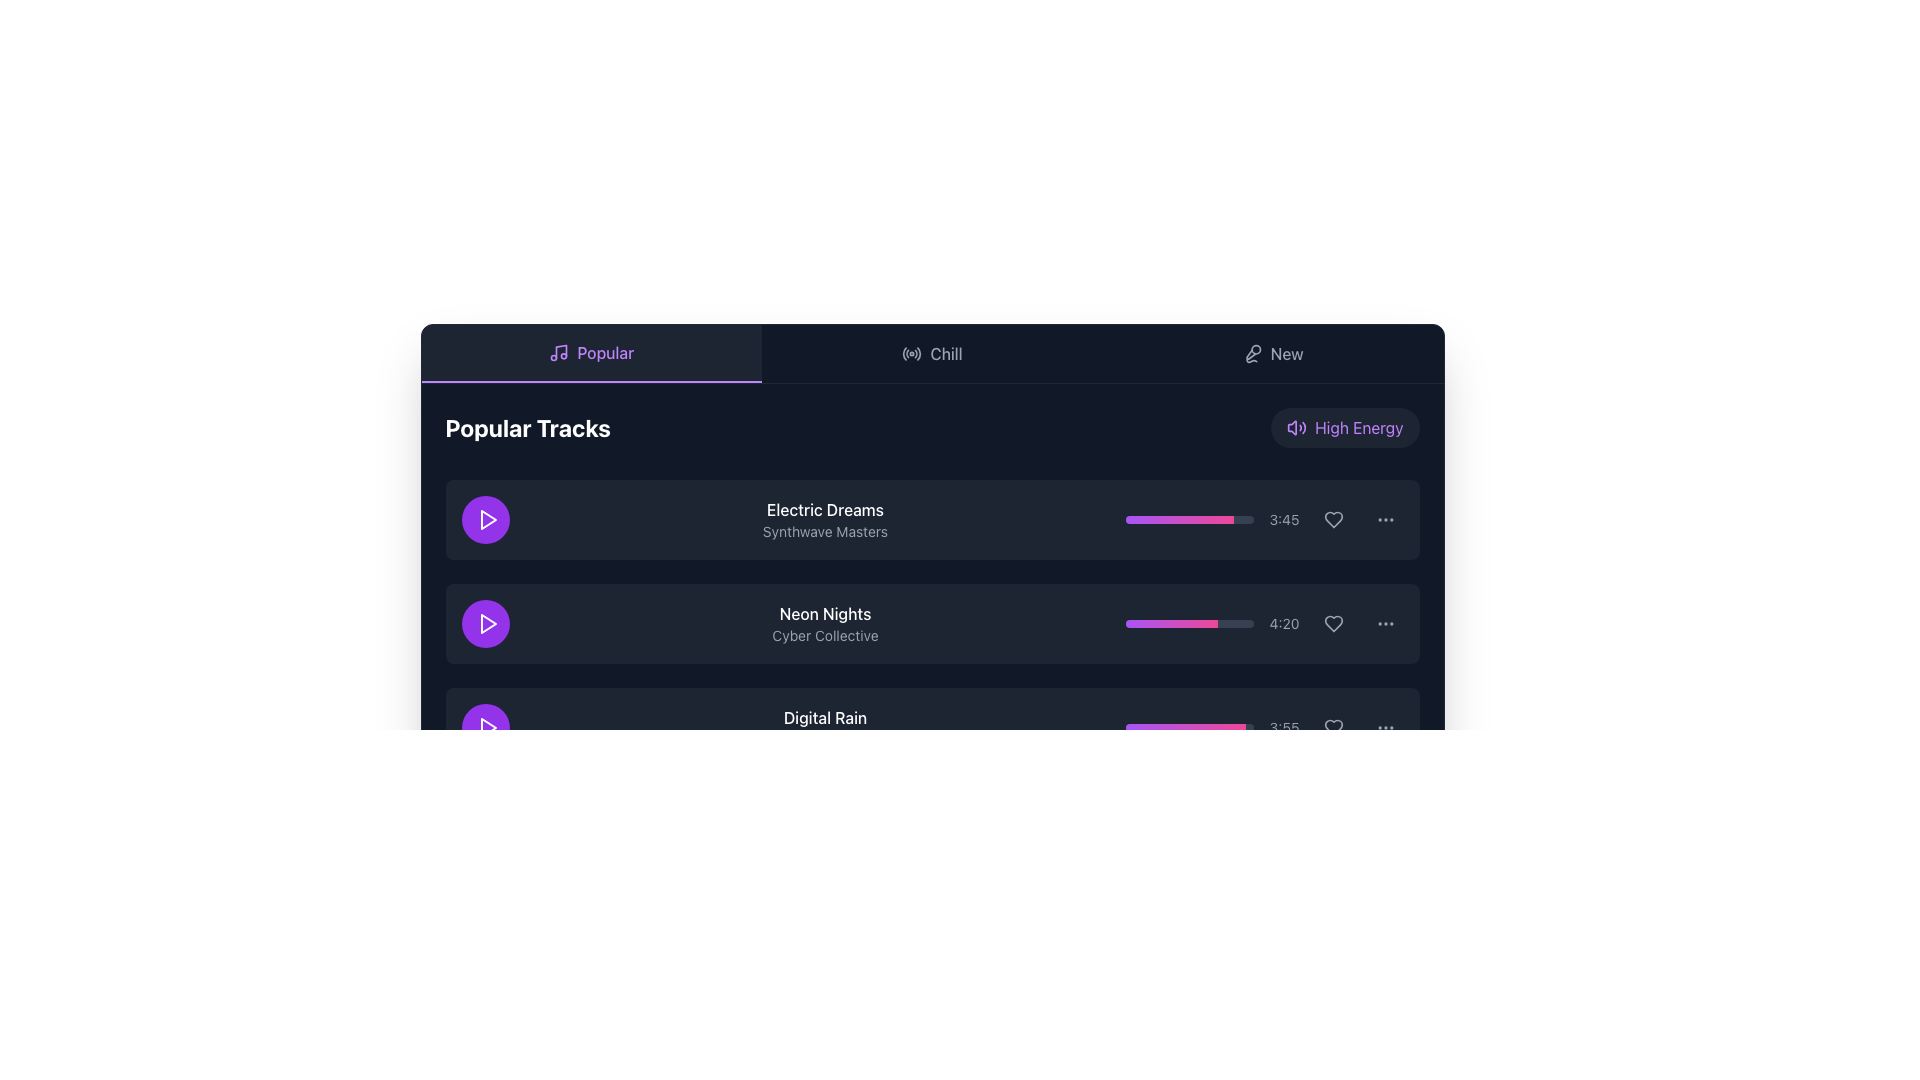  What do you see at coordinates (487, 623) in the screenshot?
I see `the triangular play icon button outlined with a purple circular background, located to the left of the 'Electric Dreams' text, to indicate readiness for action` at bounding box center [487, 623].